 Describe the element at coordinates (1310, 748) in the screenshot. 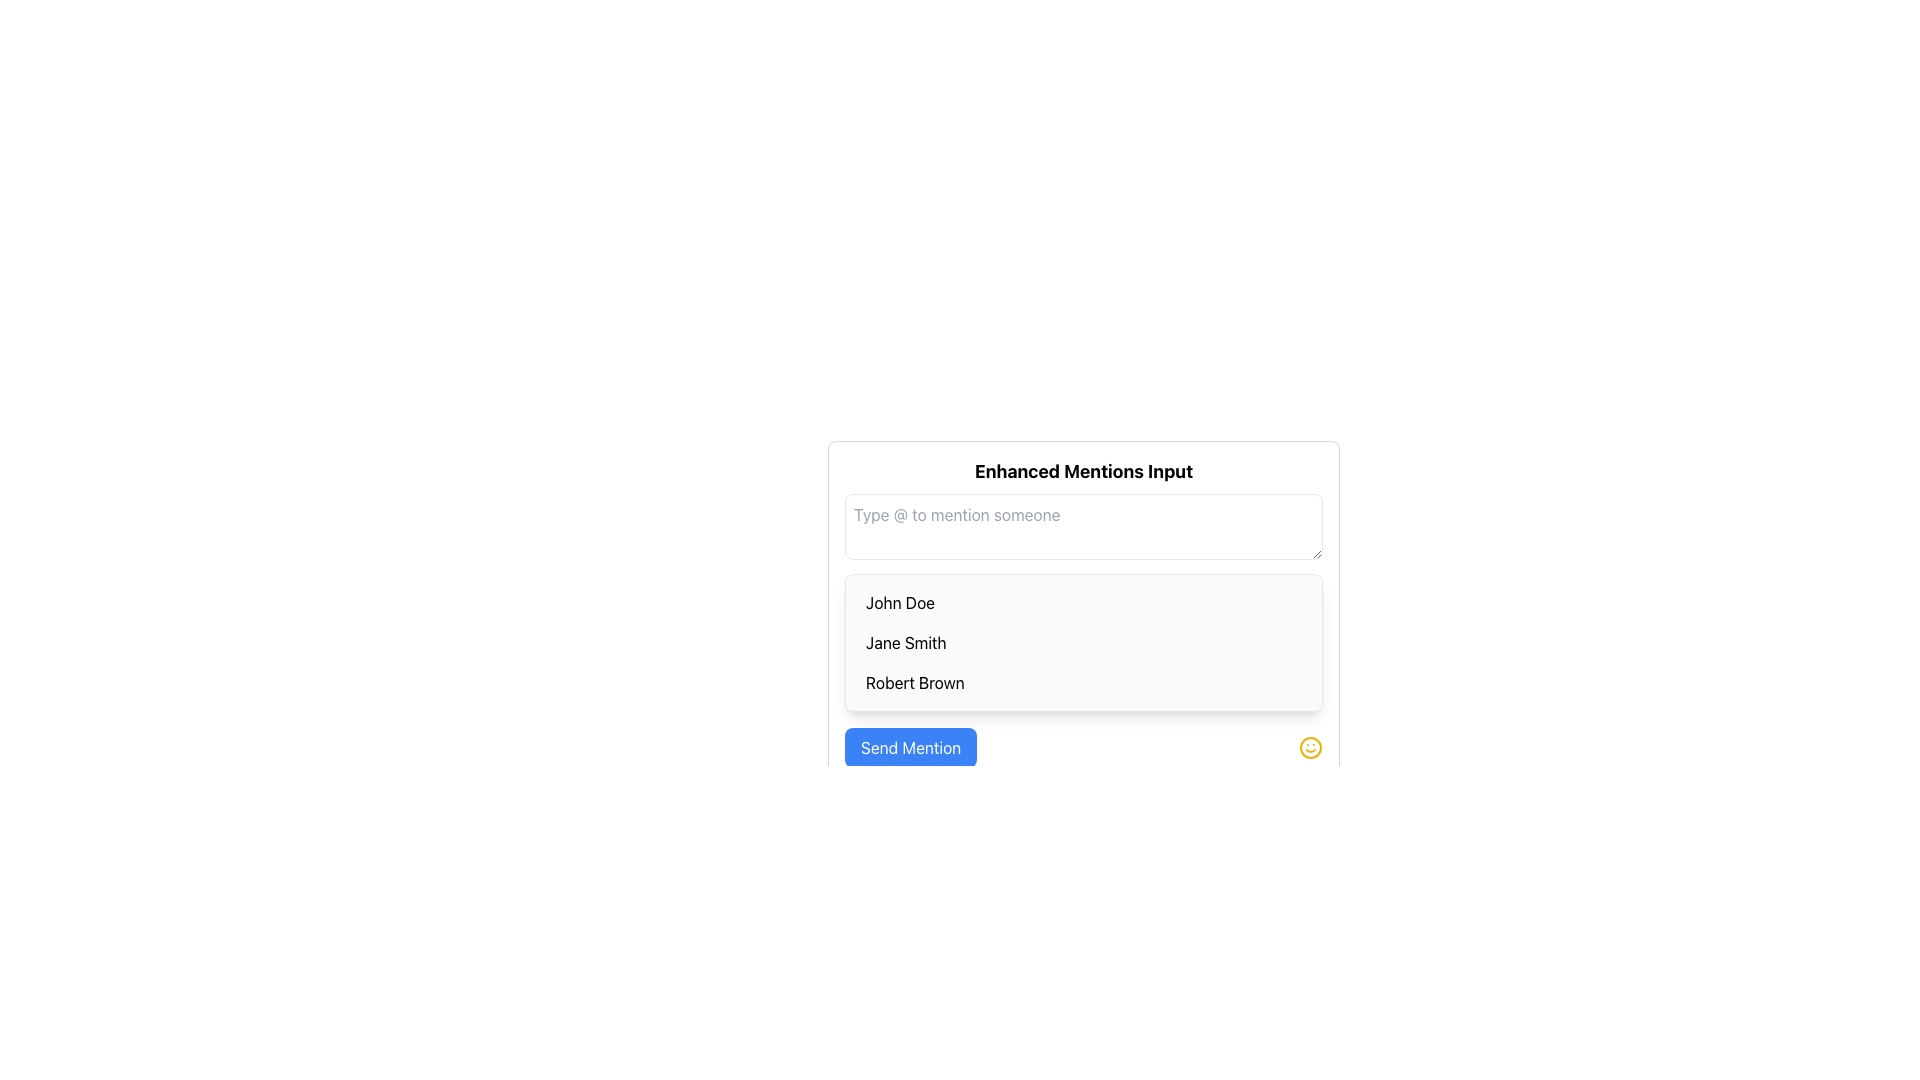

I see `the outer circle of the smiley face icon located at the bottom-right corner of the interface, which indicates positivity or success` at that location.